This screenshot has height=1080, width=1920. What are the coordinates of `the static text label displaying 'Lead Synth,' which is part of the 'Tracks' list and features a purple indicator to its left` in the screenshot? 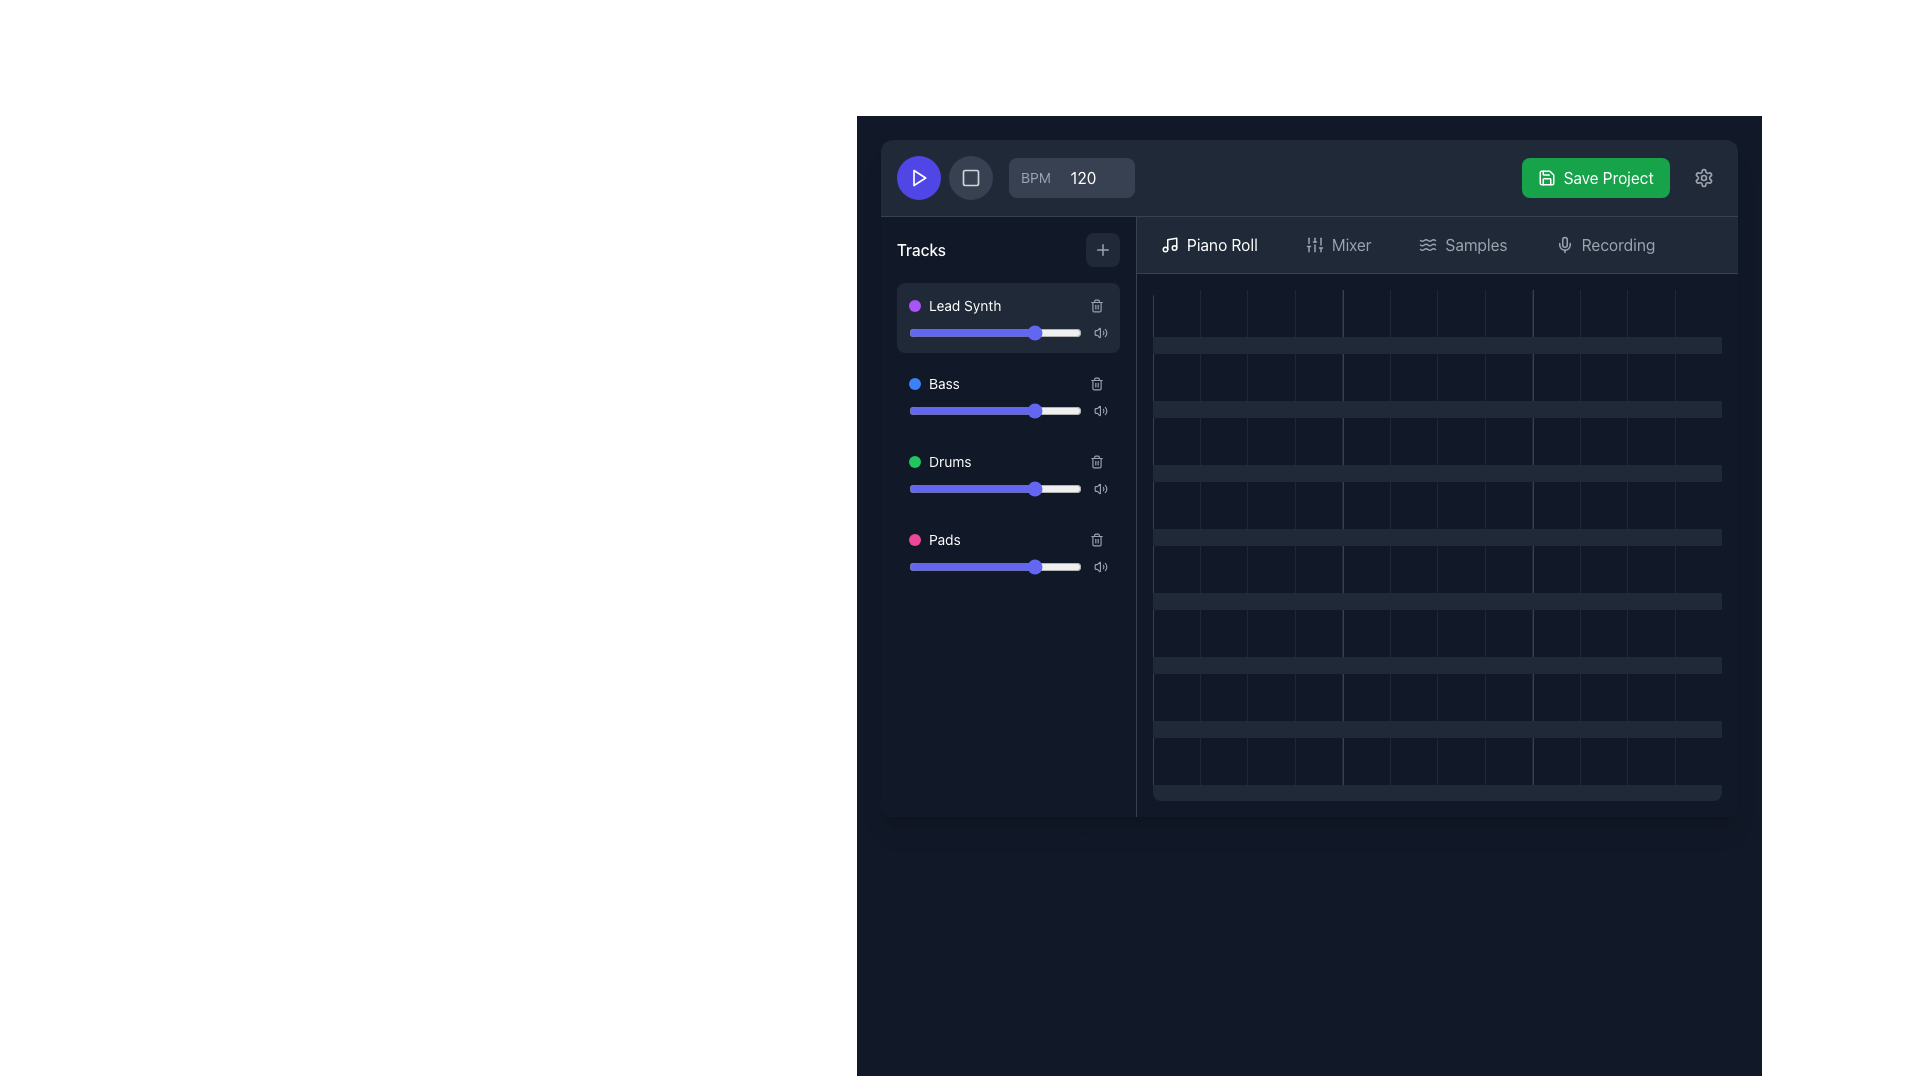 It's located at (965, 305).